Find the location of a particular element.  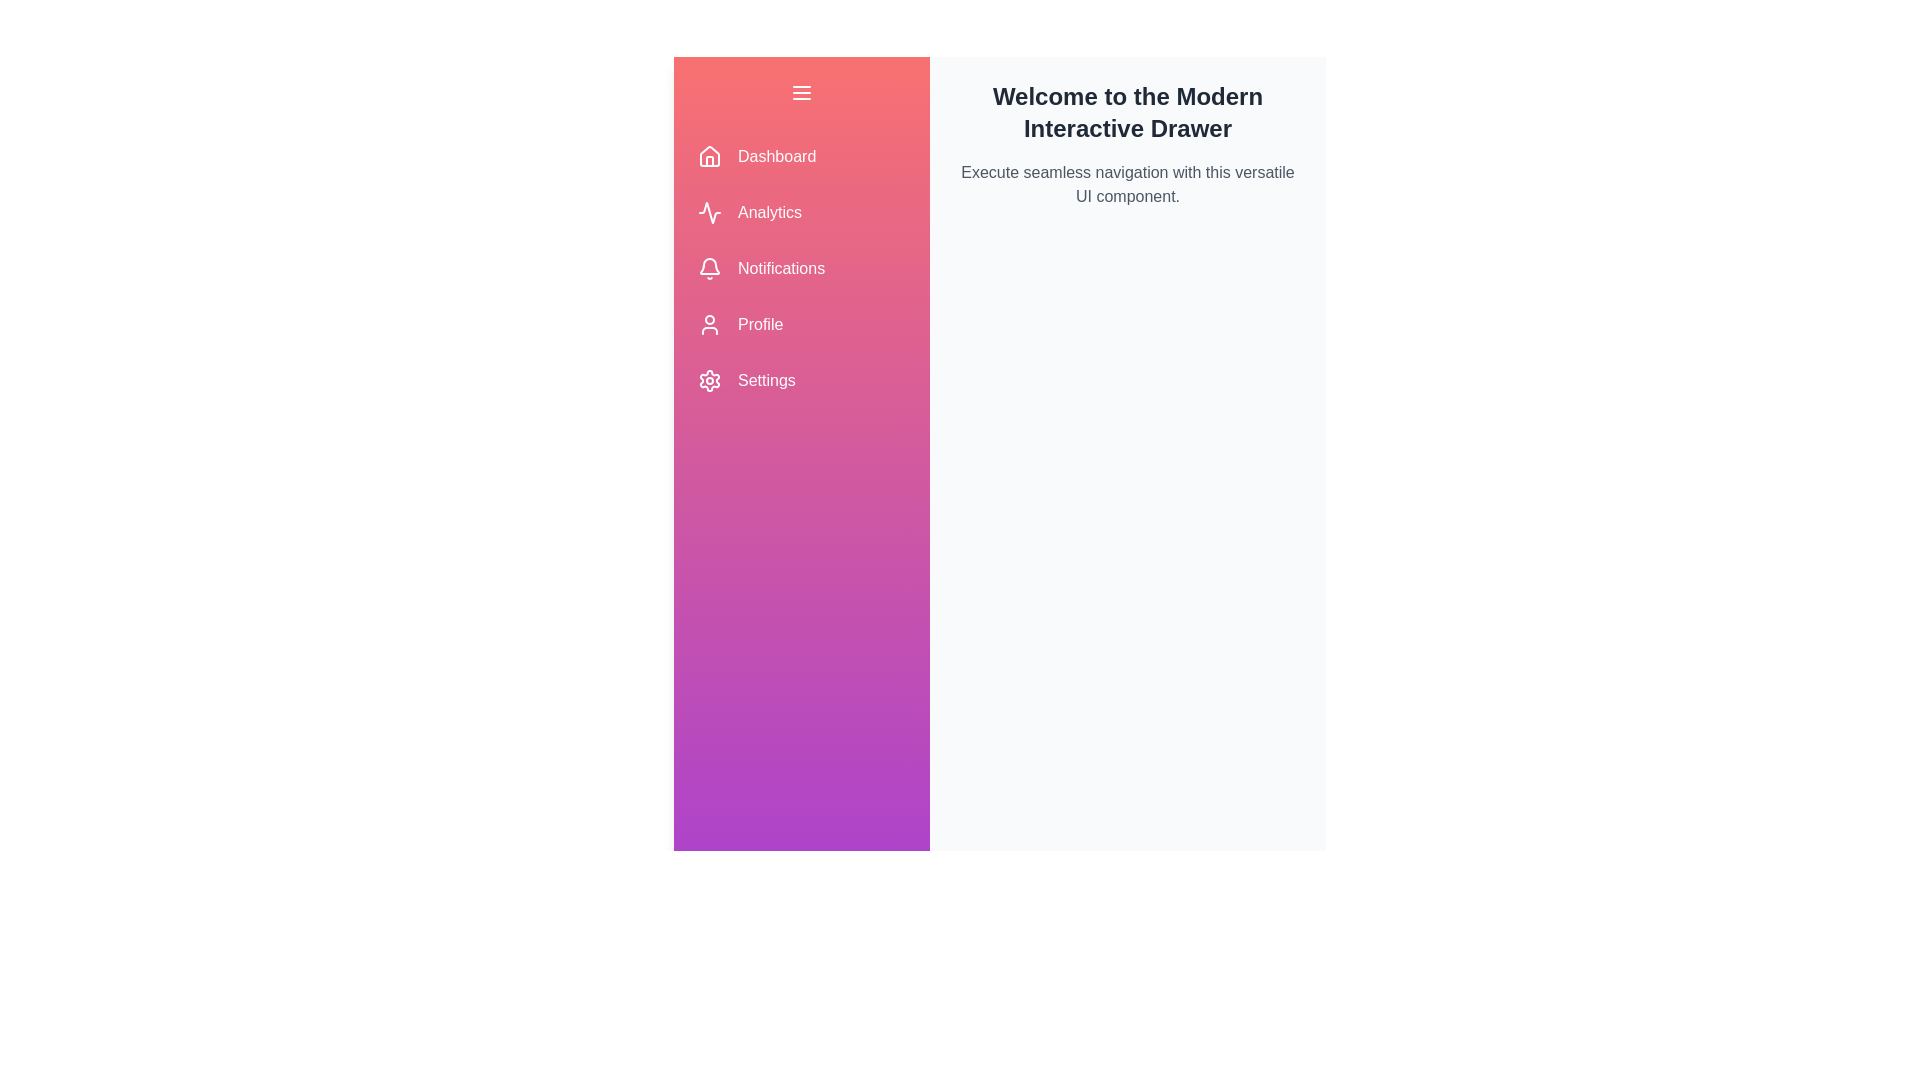

the navigation item labeled Profile is located at coordinates (801, 323).